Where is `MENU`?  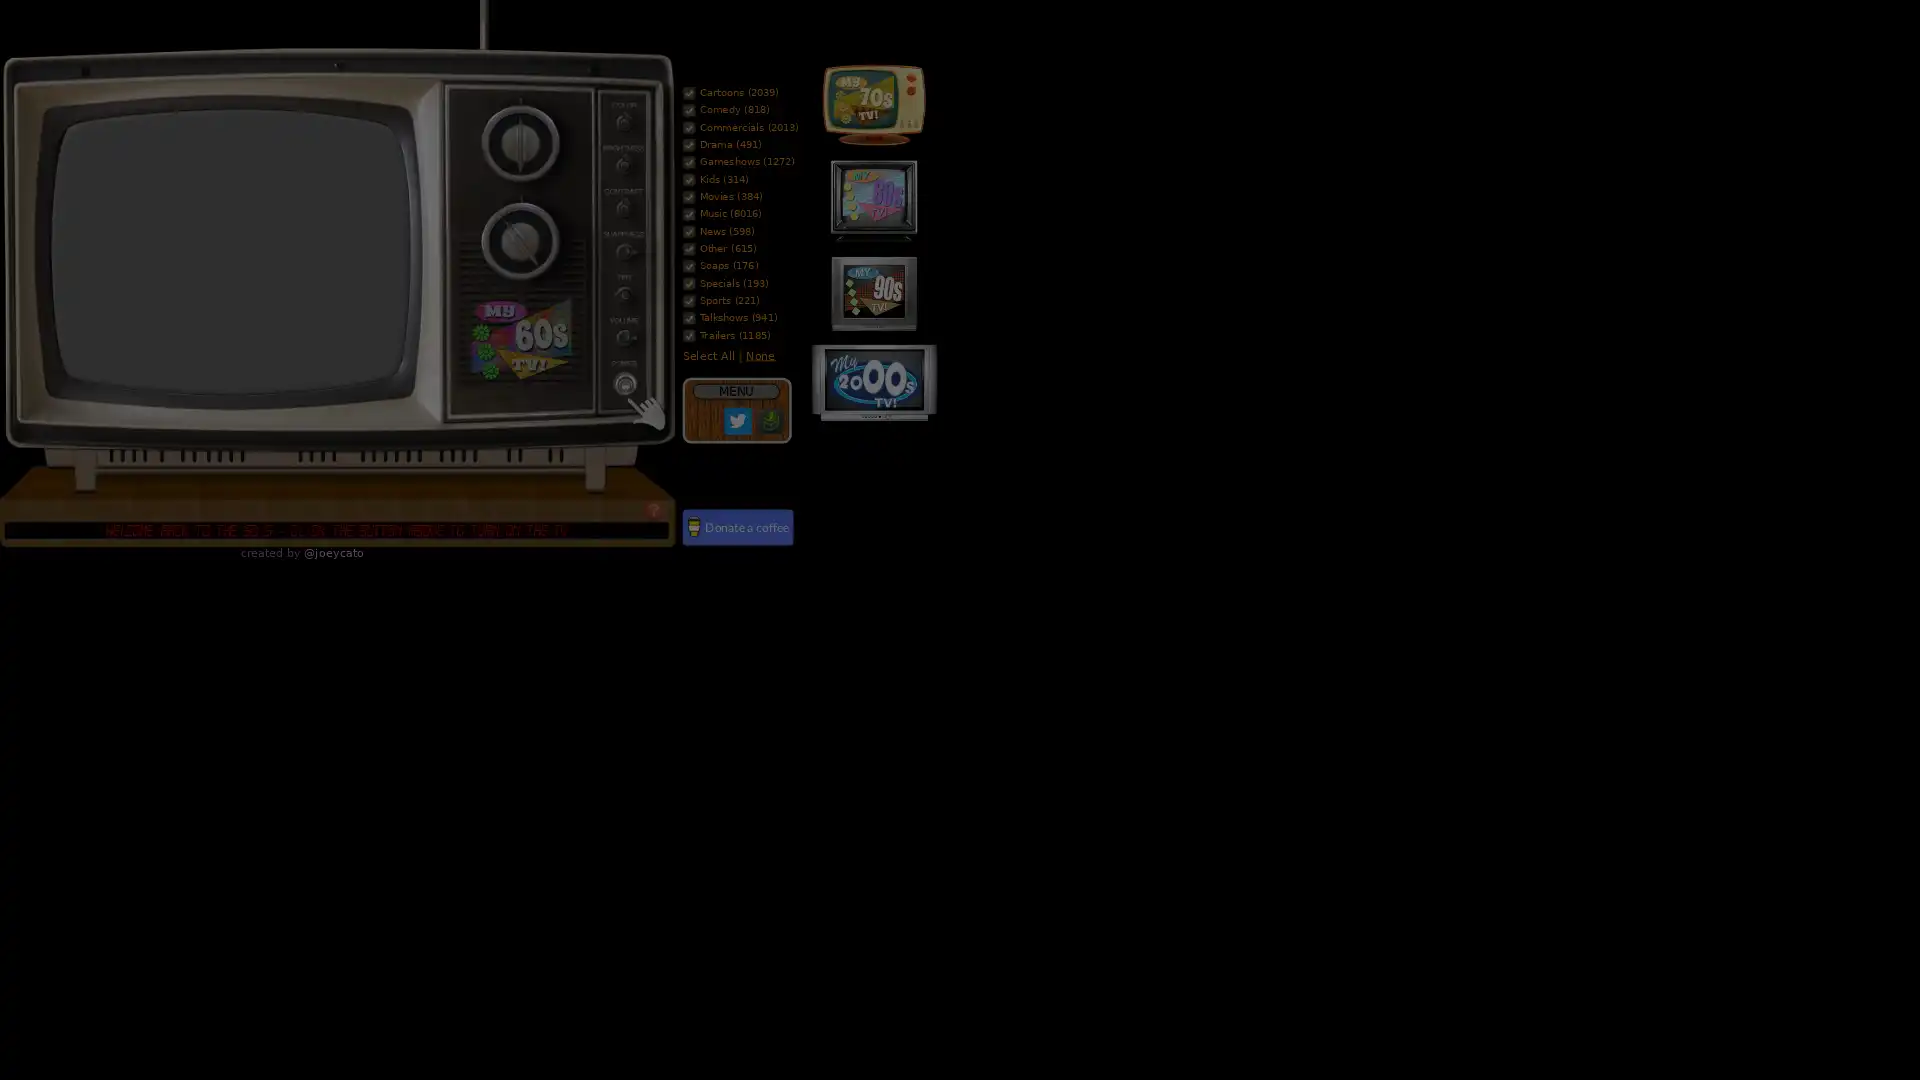
MENU is located at coordinates (734, 390).